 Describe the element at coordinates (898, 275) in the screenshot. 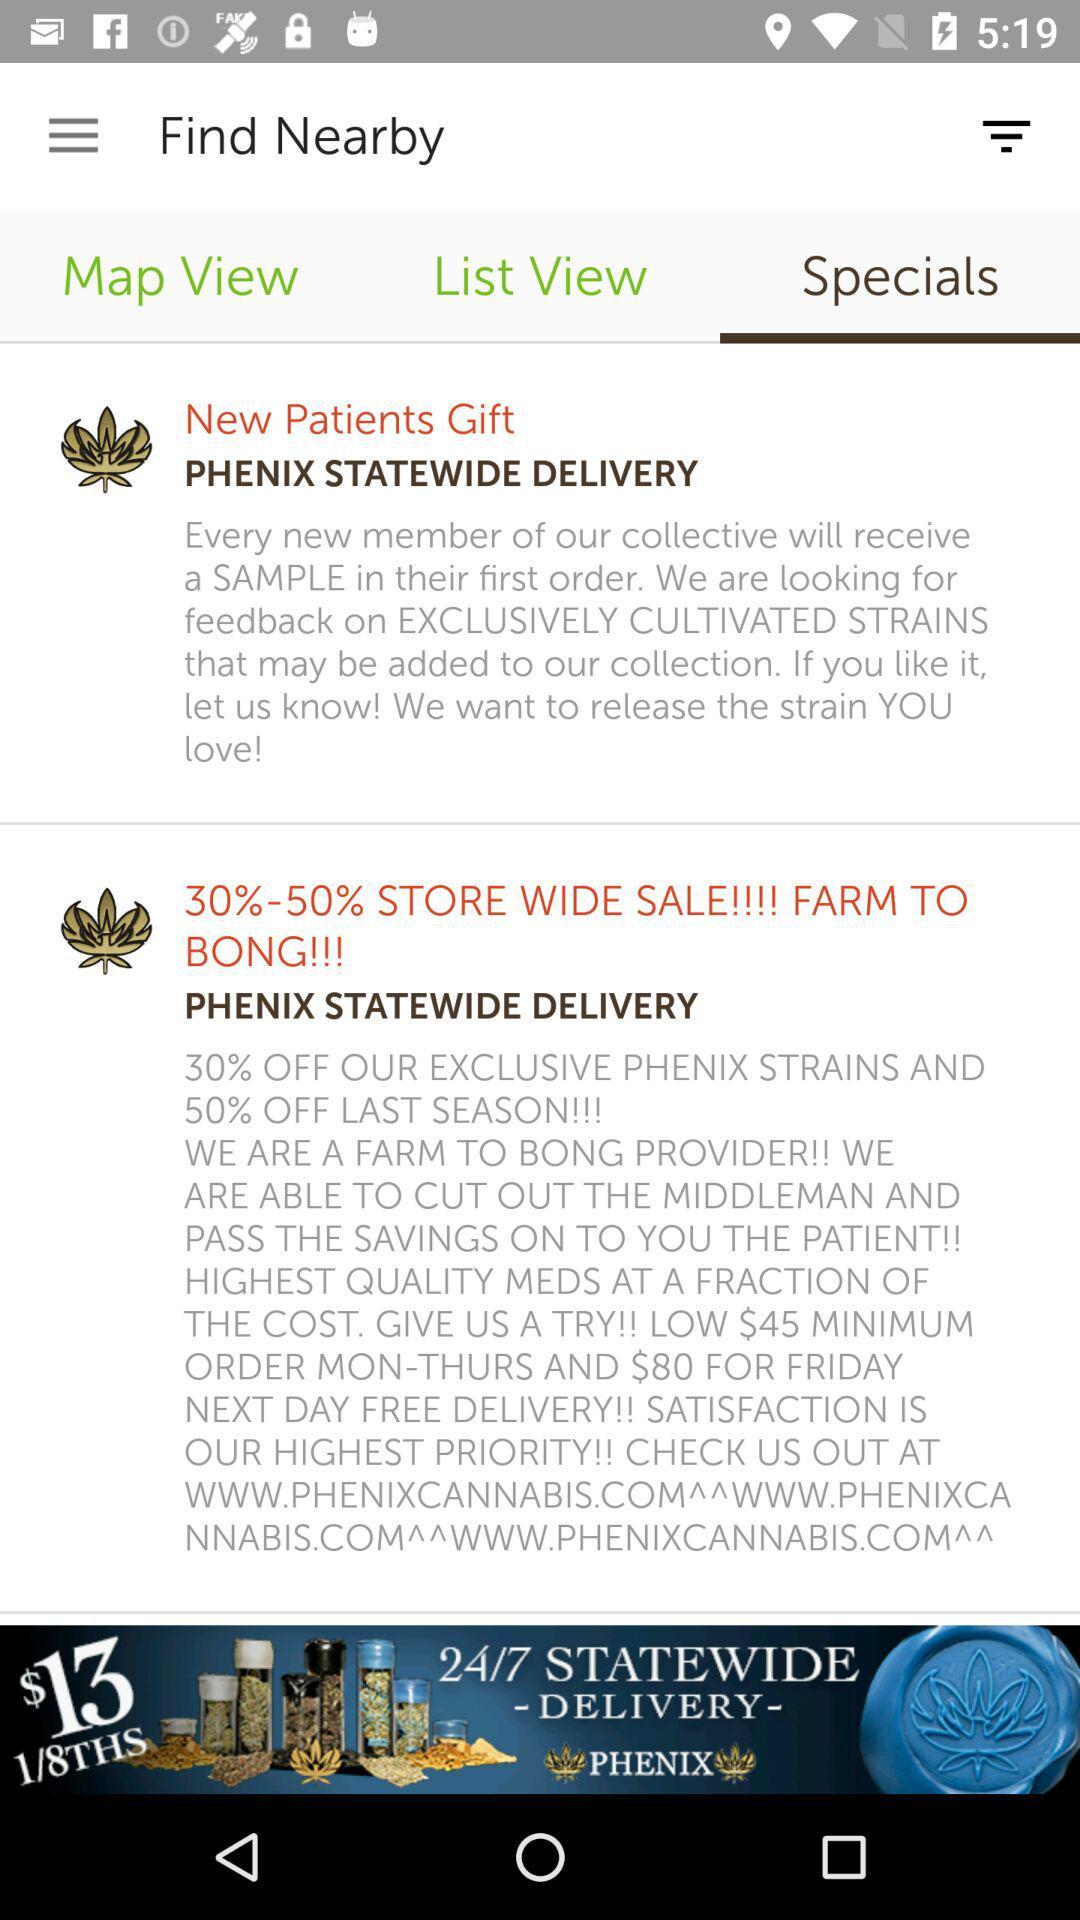

I see `icon above the every new member` at that location.